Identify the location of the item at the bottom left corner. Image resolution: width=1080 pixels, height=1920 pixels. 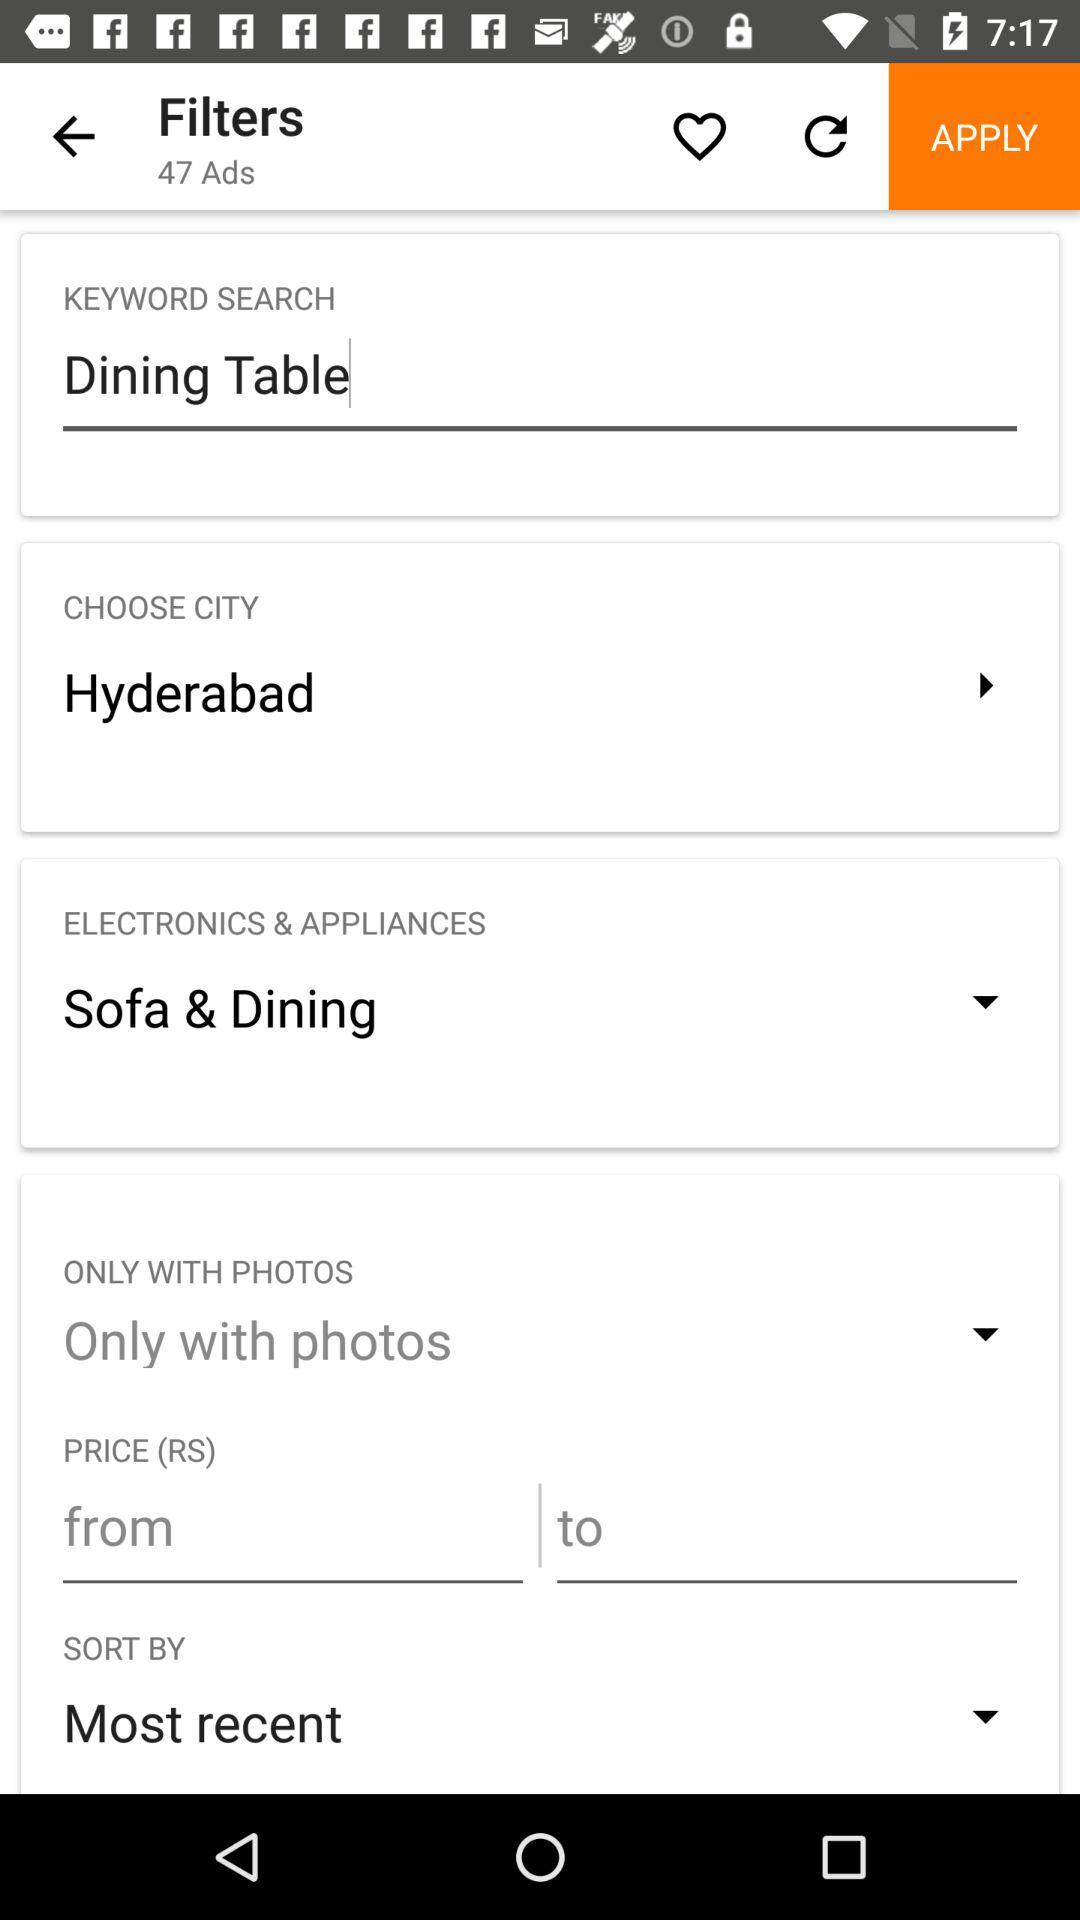
(292, 1524).